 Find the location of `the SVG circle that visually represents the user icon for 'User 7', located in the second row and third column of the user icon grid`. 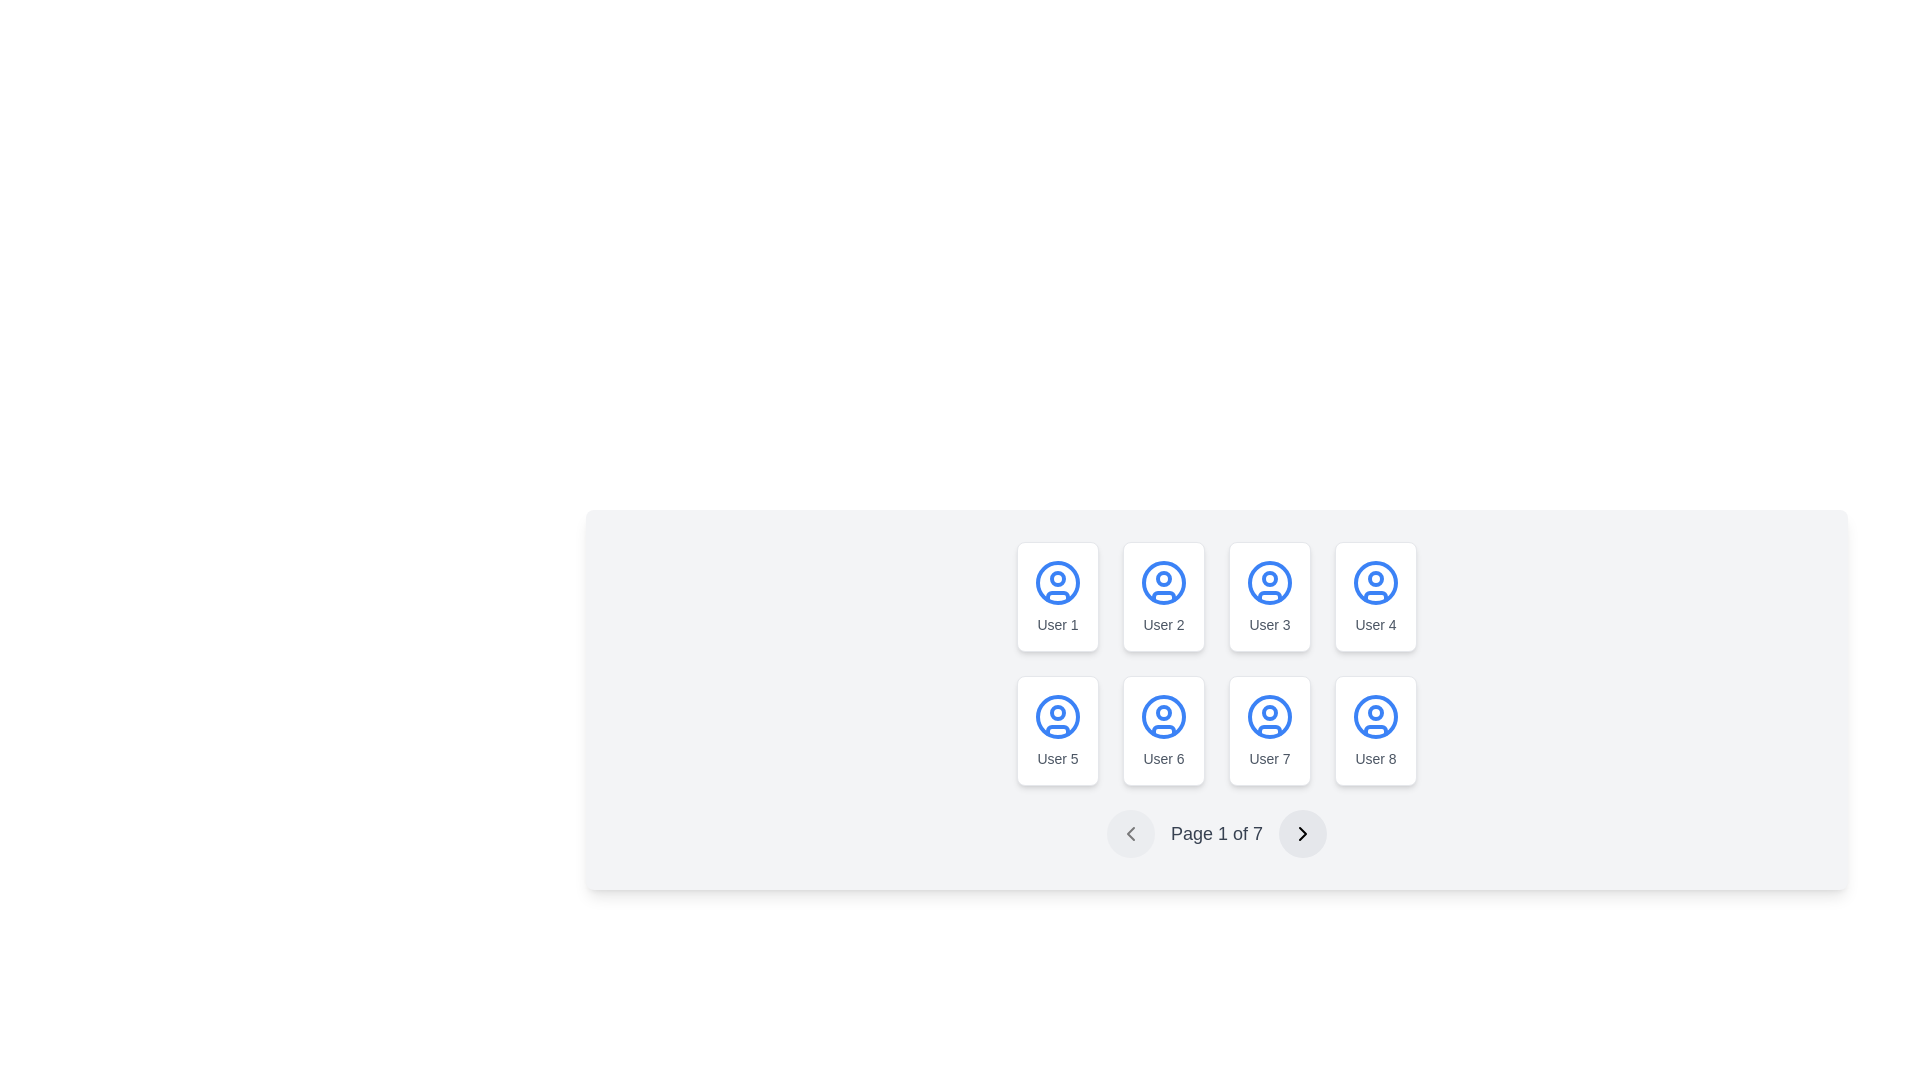

the SVG circle that visually represents the user icon for 'User 7', located in the second row and third column of the user icon grid is located at coordinates (1269, 712).